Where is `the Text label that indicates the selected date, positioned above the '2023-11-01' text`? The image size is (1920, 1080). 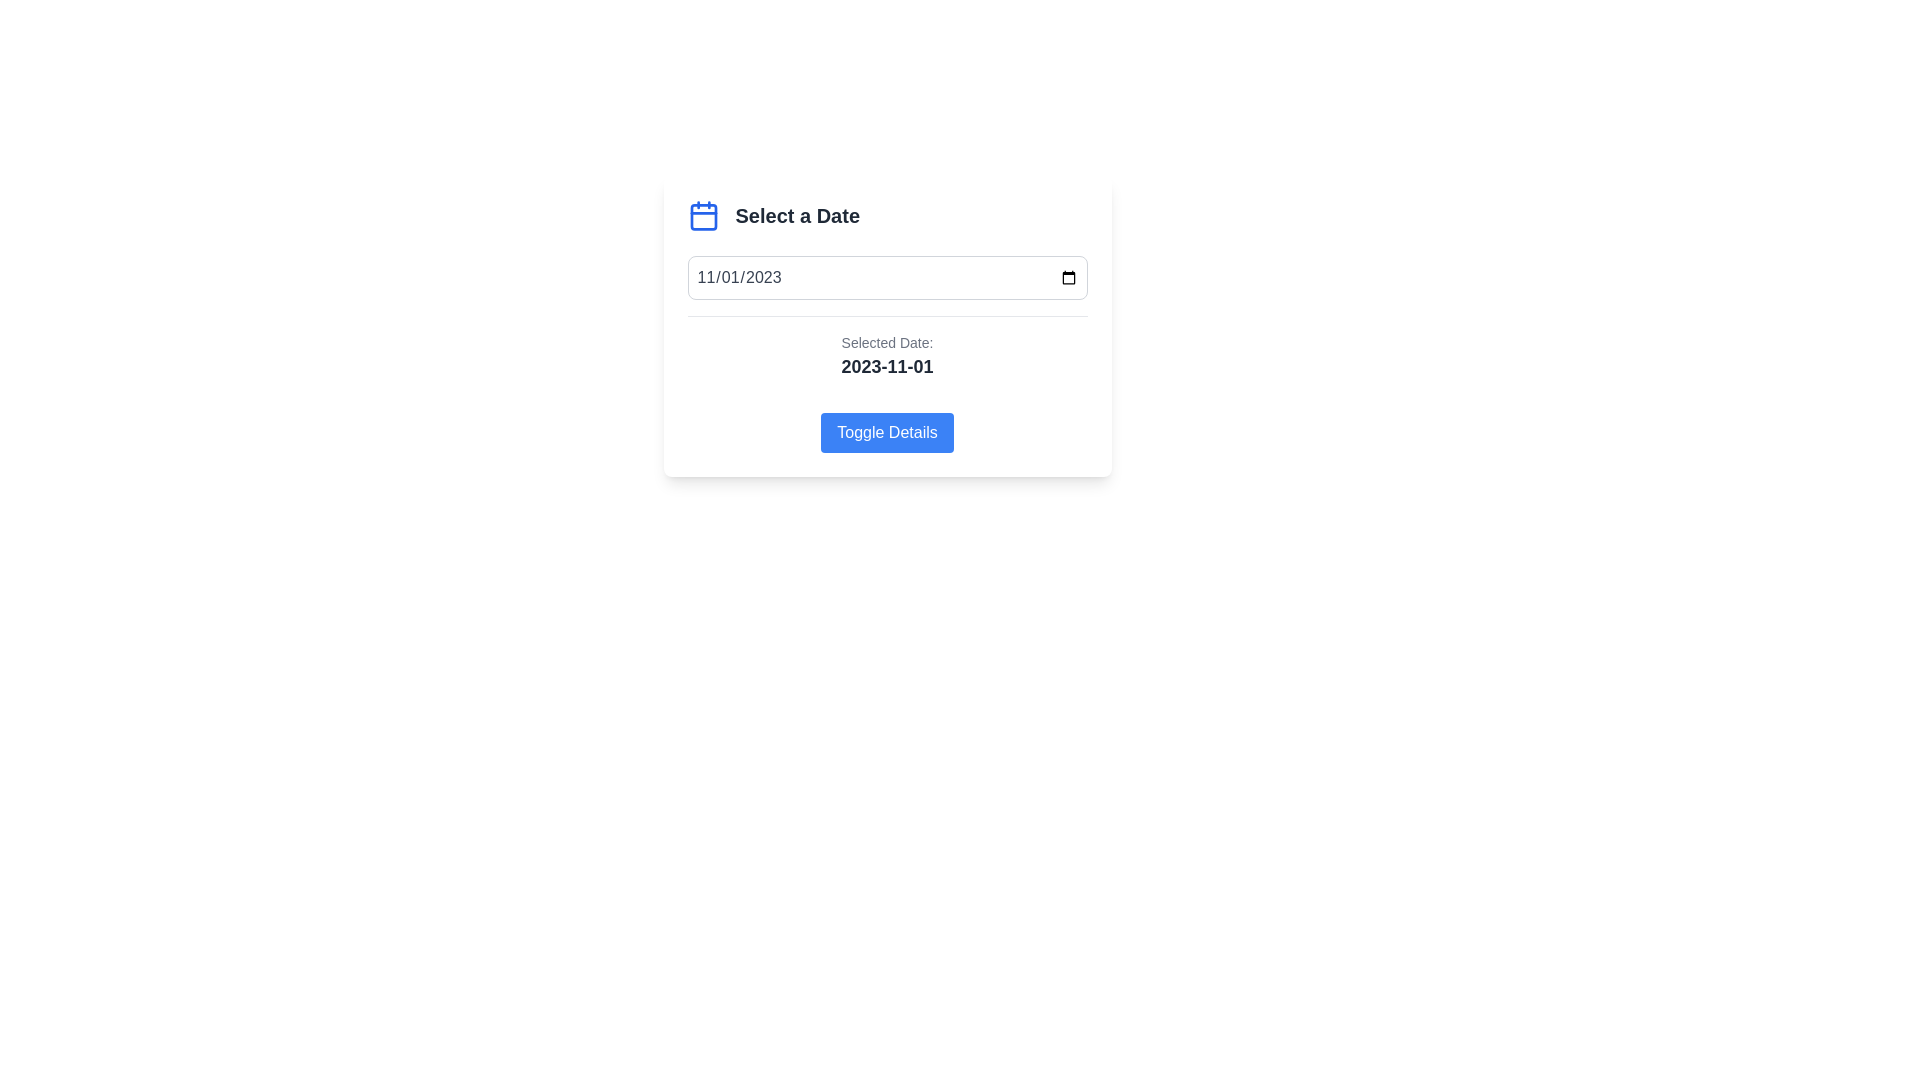 the Text label that indicates the selected date, positioned above the '2023-11-01' text is located at coordinates (886, 342).